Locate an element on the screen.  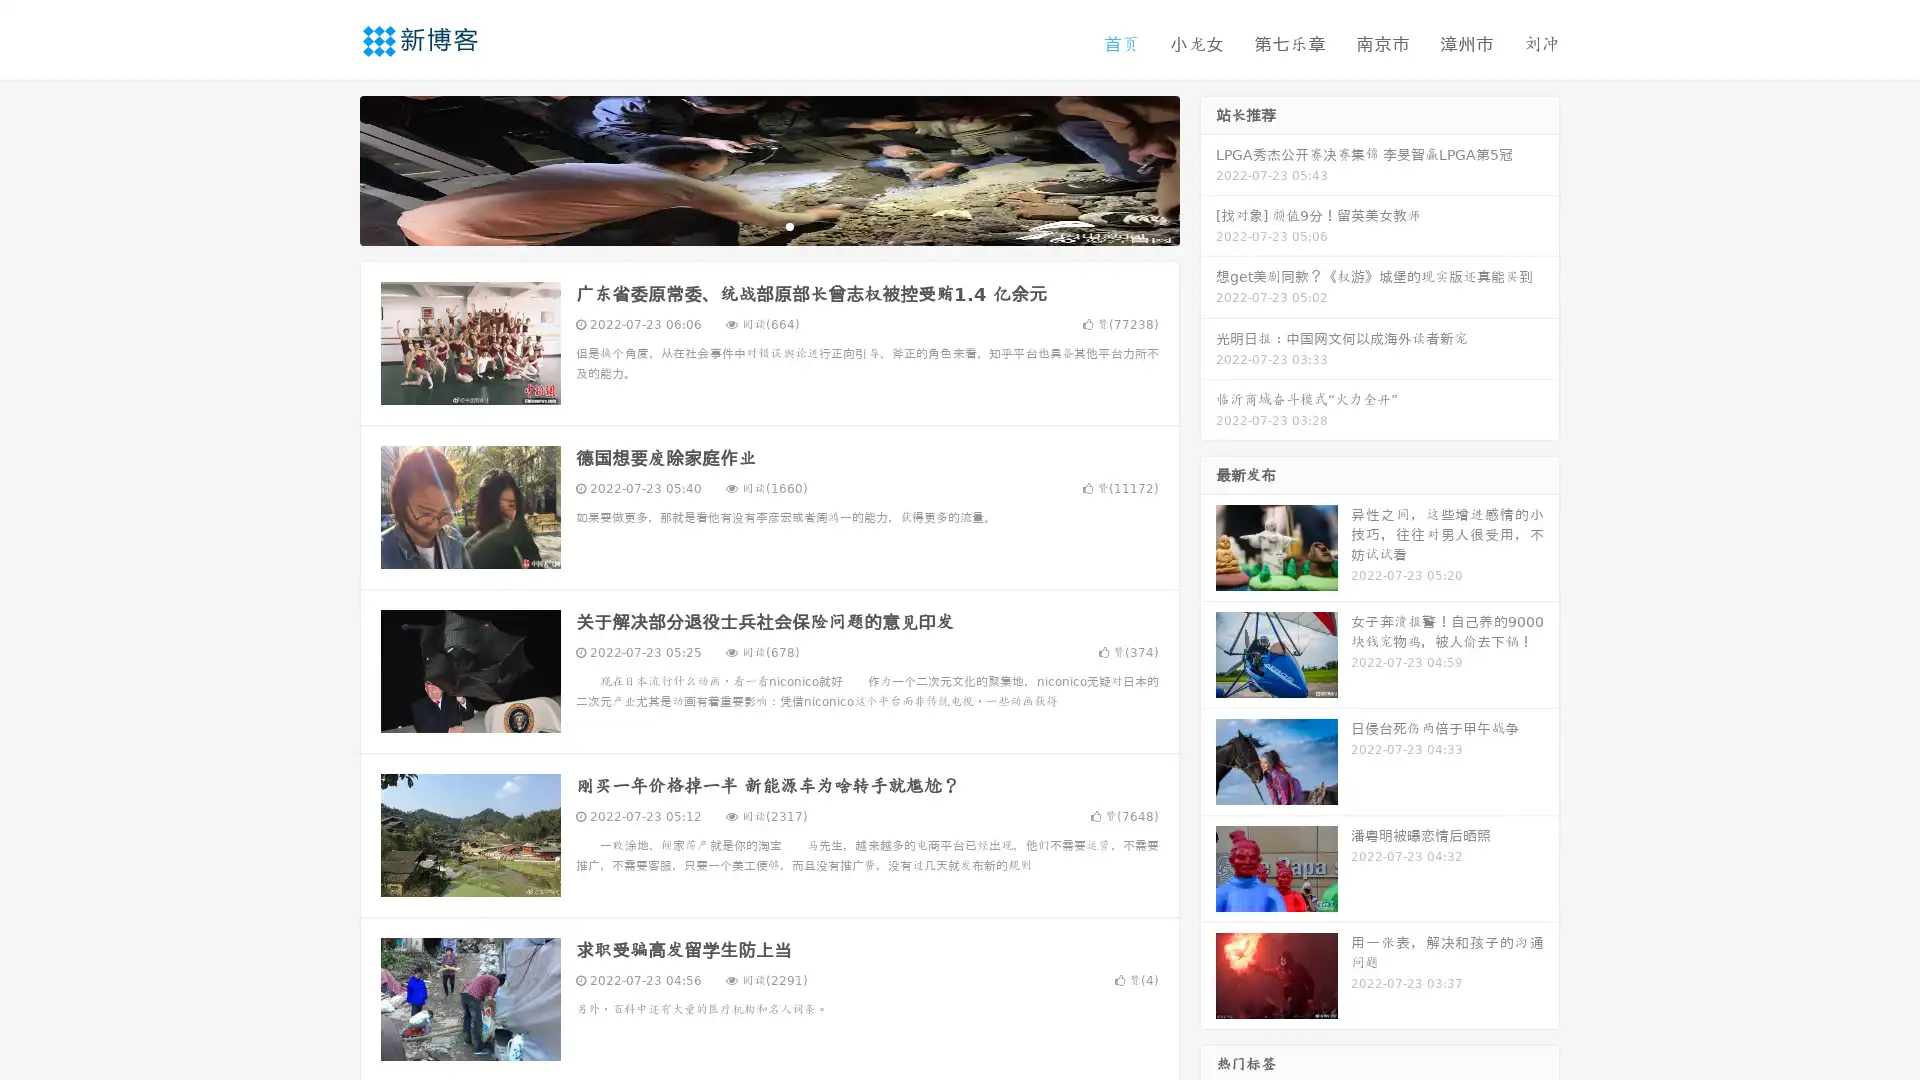
Go to slide 3 is located at coordinates (789, 225).